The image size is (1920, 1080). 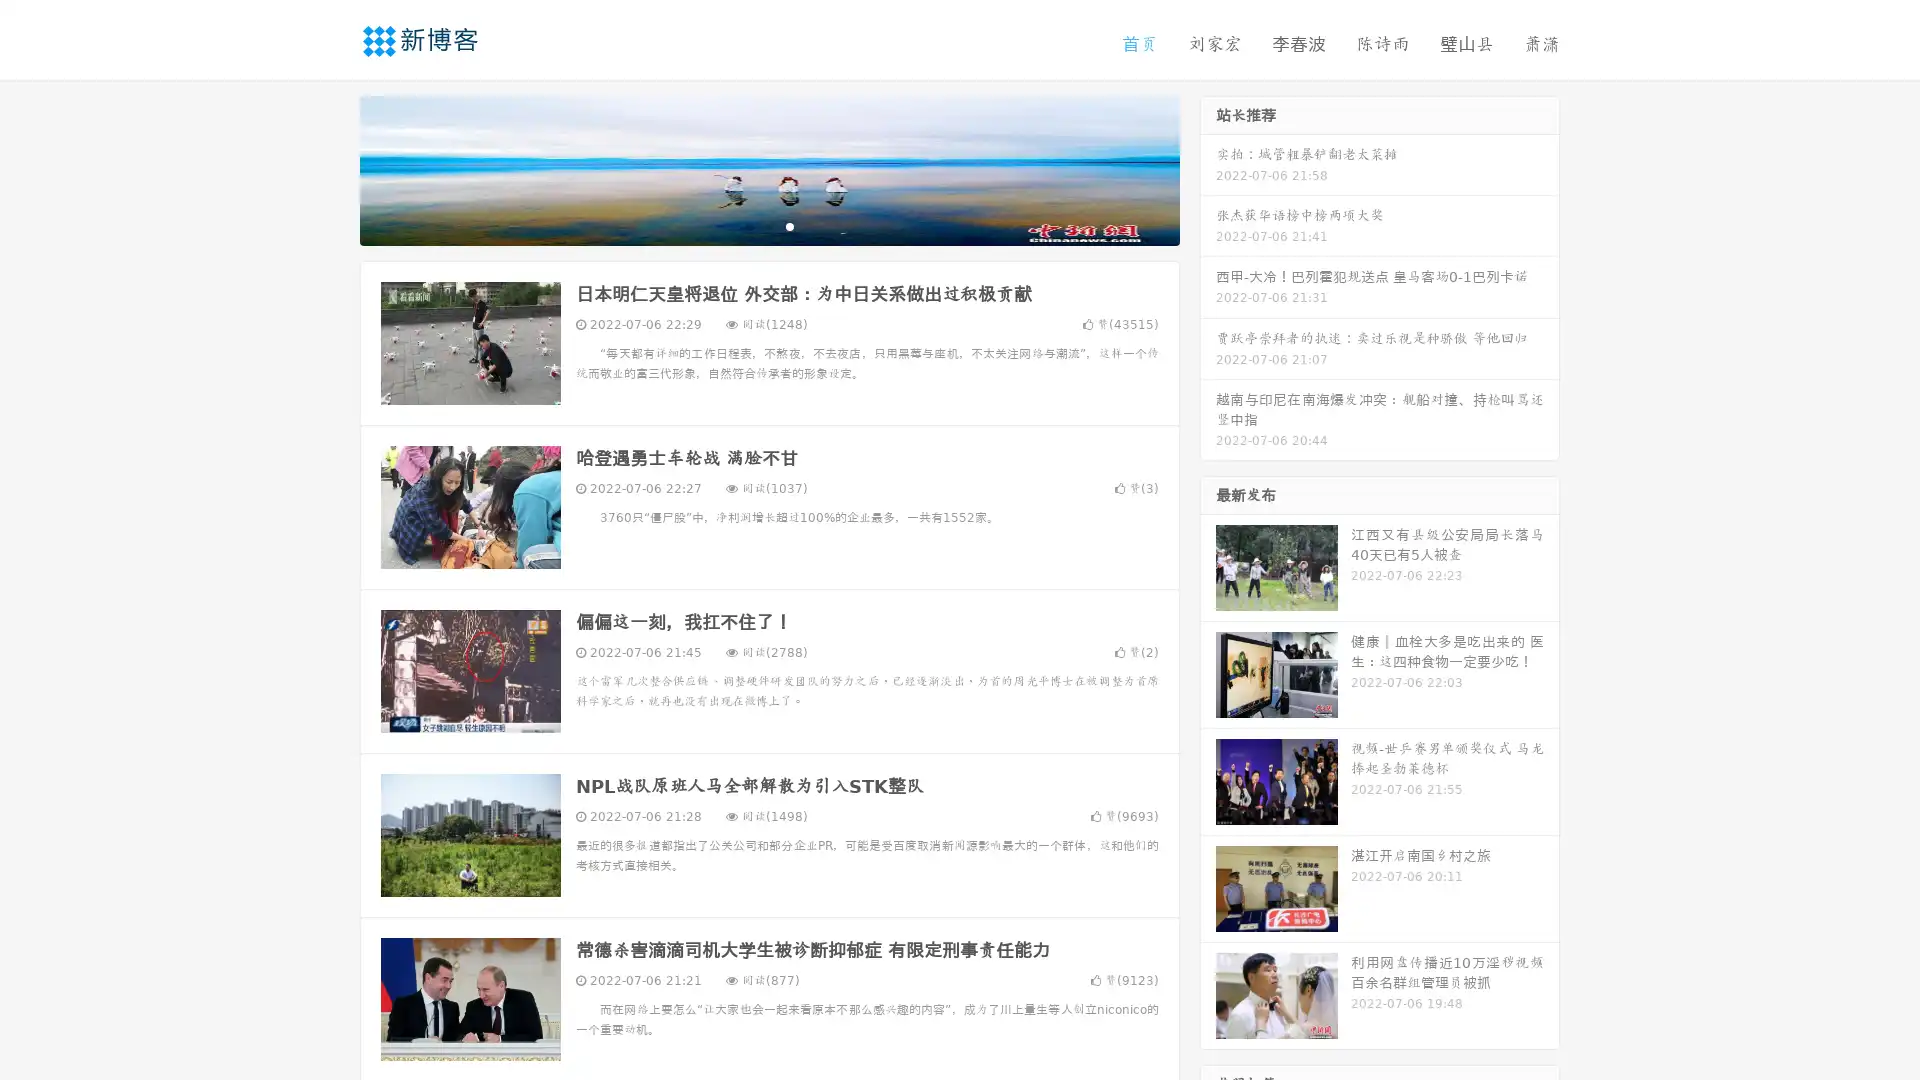 What do you see at coordinates (1208, 168) in the screenshot?
I see `Next slide` at bounding box center [1208, 168].